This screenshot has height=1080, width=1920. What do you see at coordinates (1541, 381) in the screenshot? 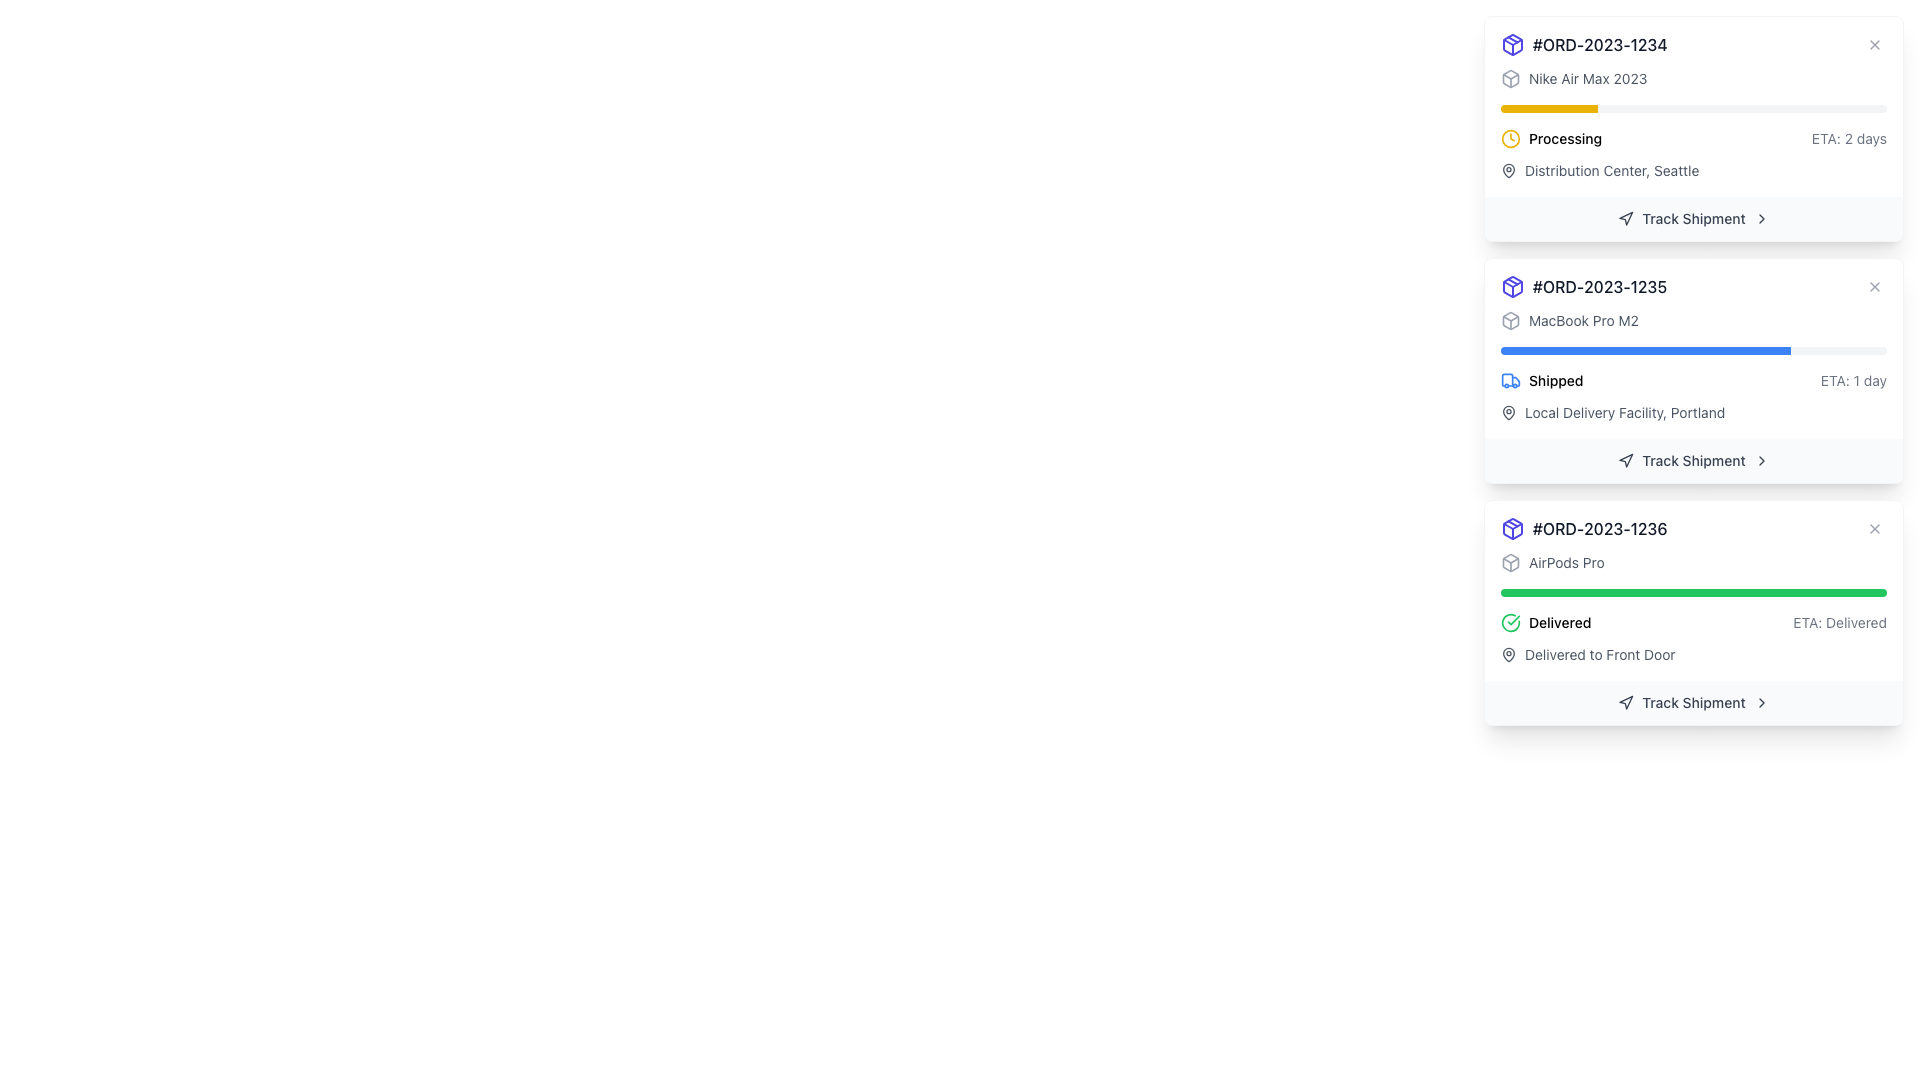
I see `the shipment status by clicking on the Status Indicator that shows a blue truck icon followed by the word 'Shipped' within the second shipment card, located below the progress bar` at bounding box center [1541, 381].